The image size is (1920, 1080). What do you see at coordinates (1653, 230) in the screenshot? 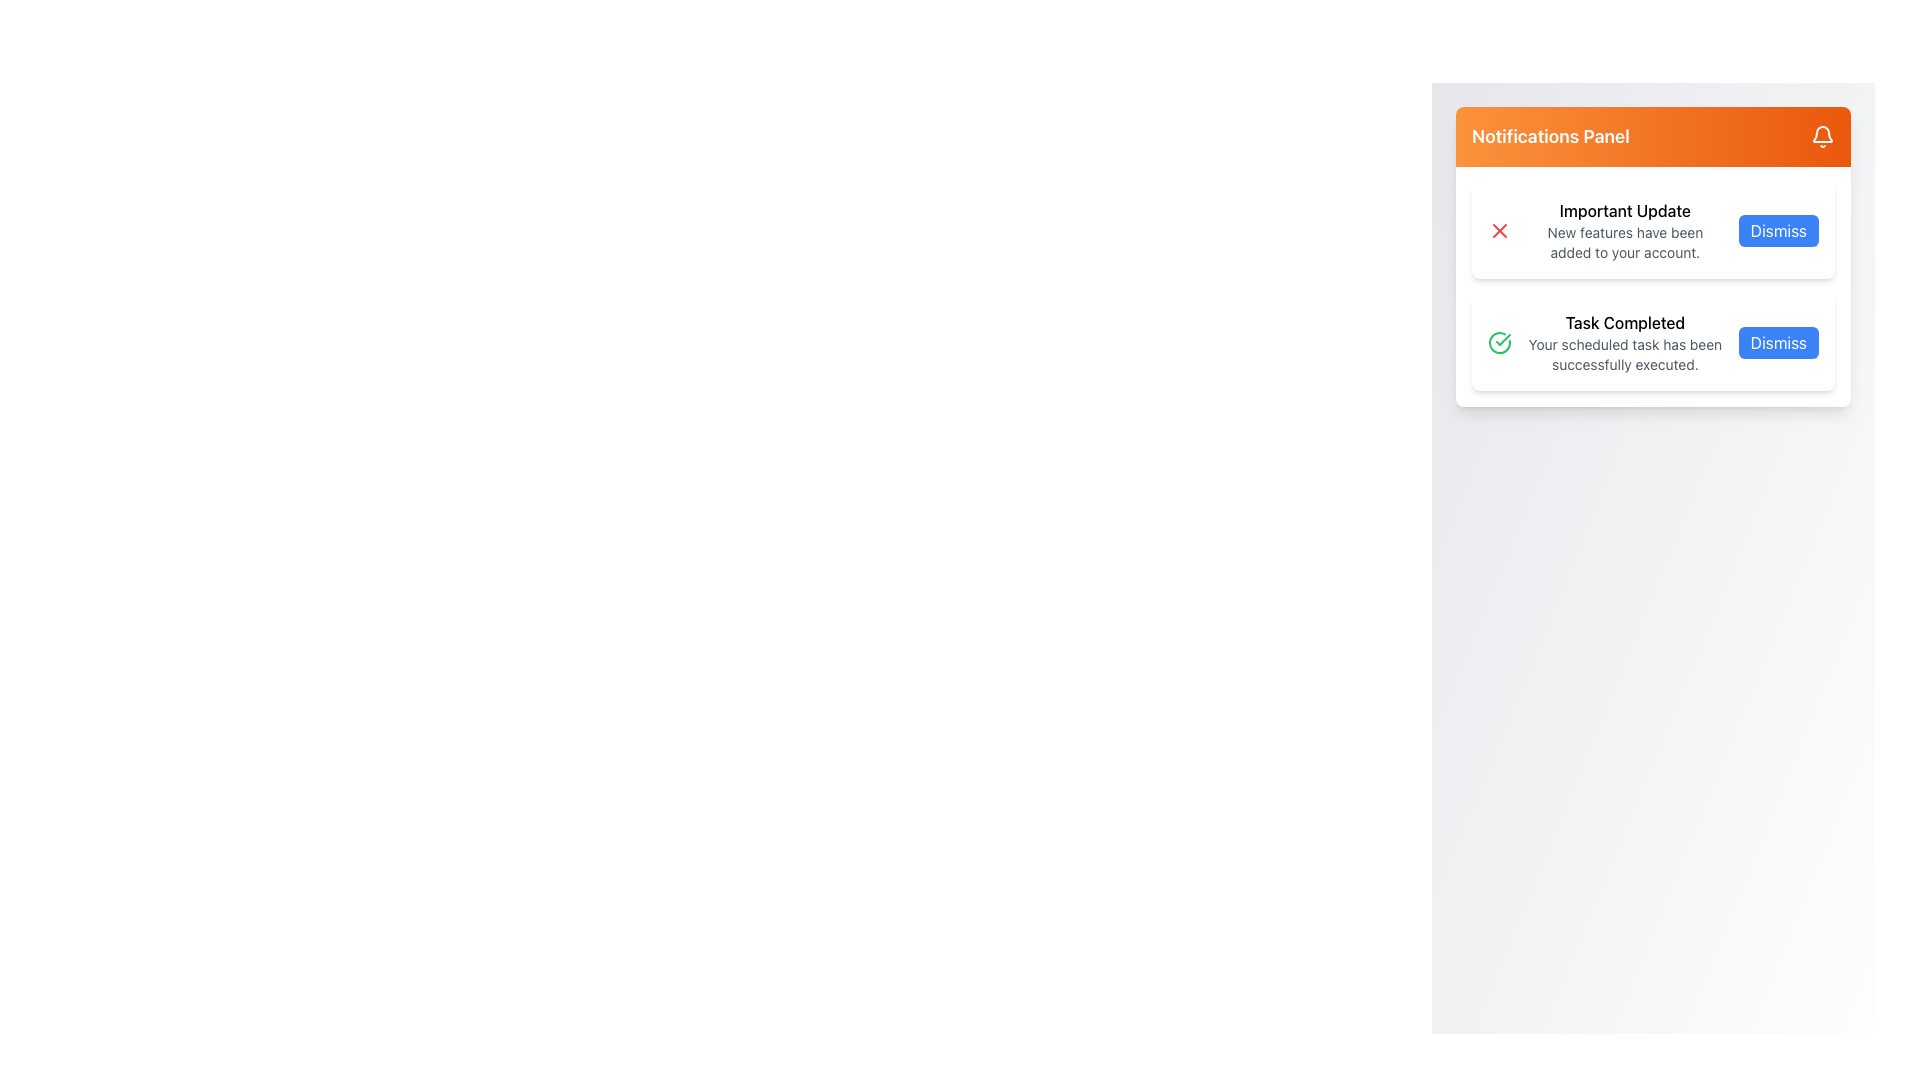
I see `title and description of the first notification card in the notifications panel, which informs the user about an important account update` at bounding box center [1653, 230].